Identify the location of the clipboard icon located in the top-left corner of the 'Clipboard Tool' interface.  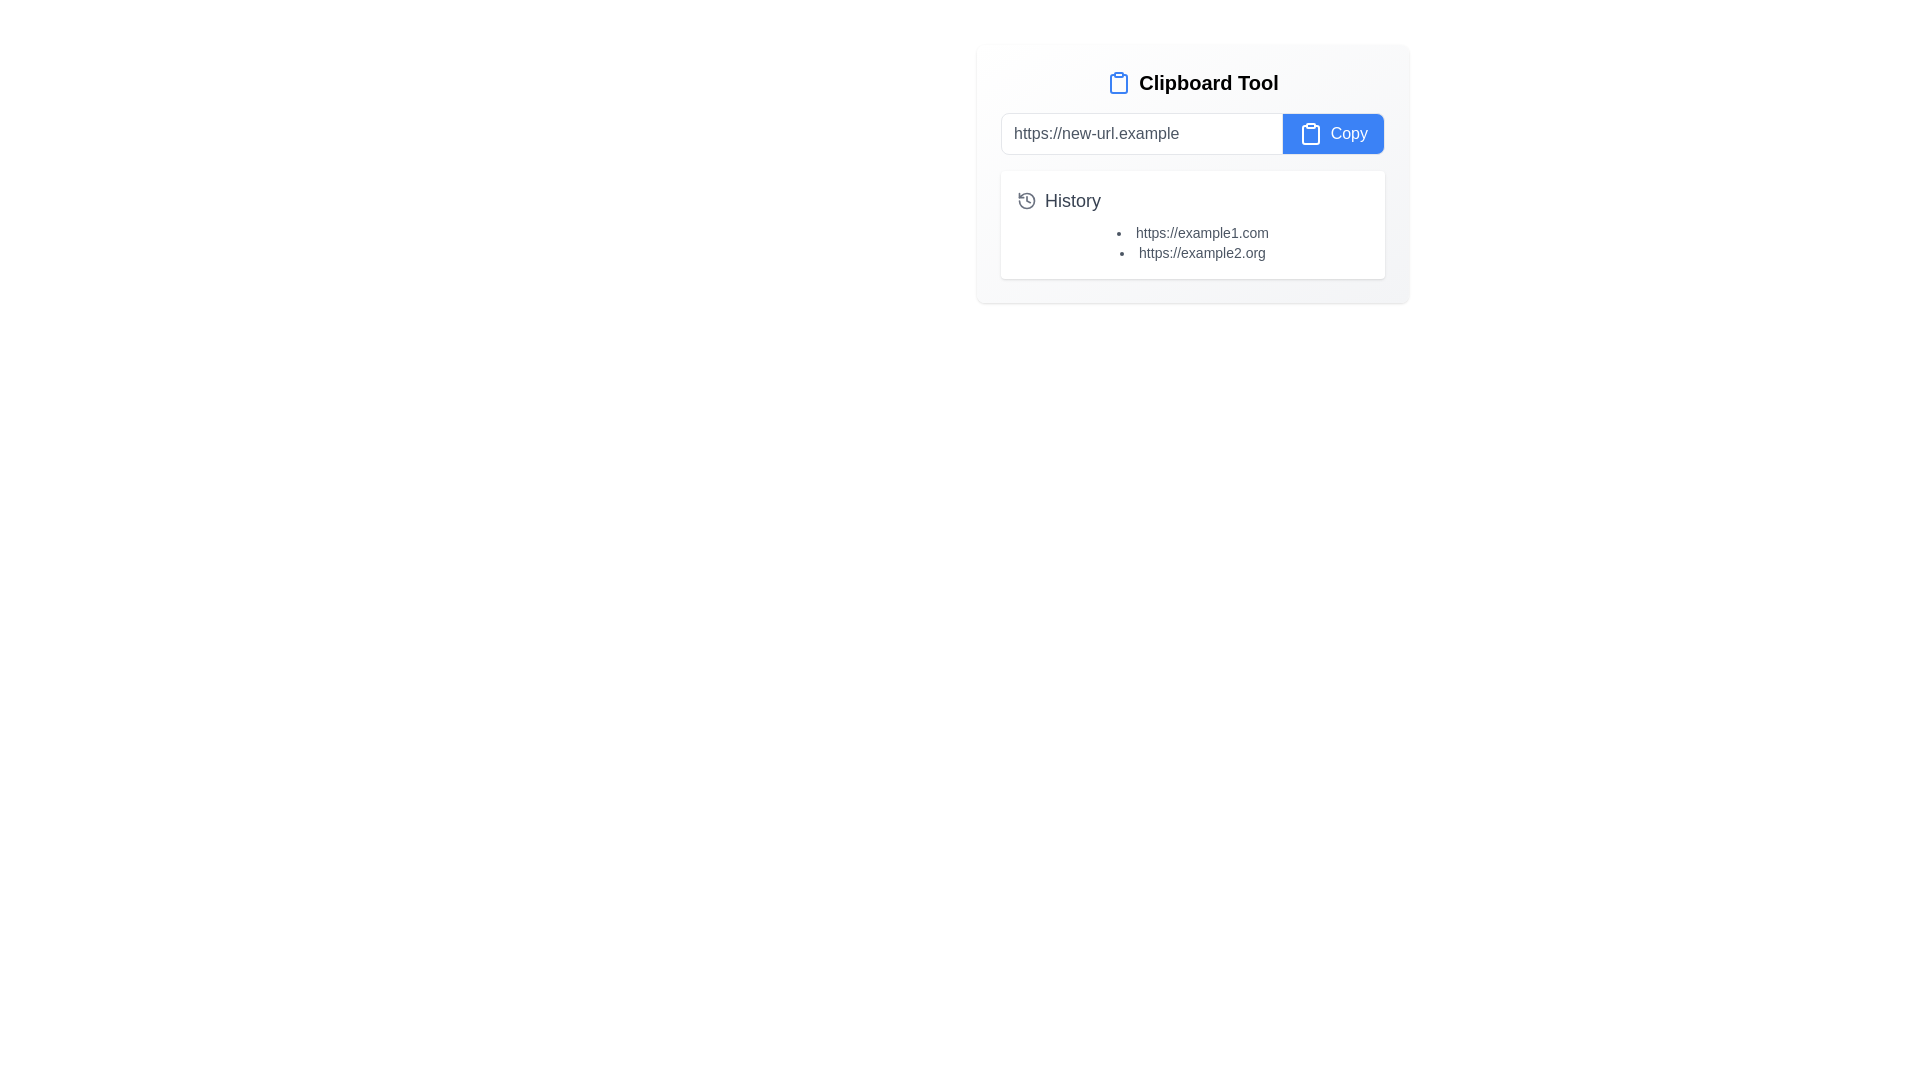
(1118, 83).